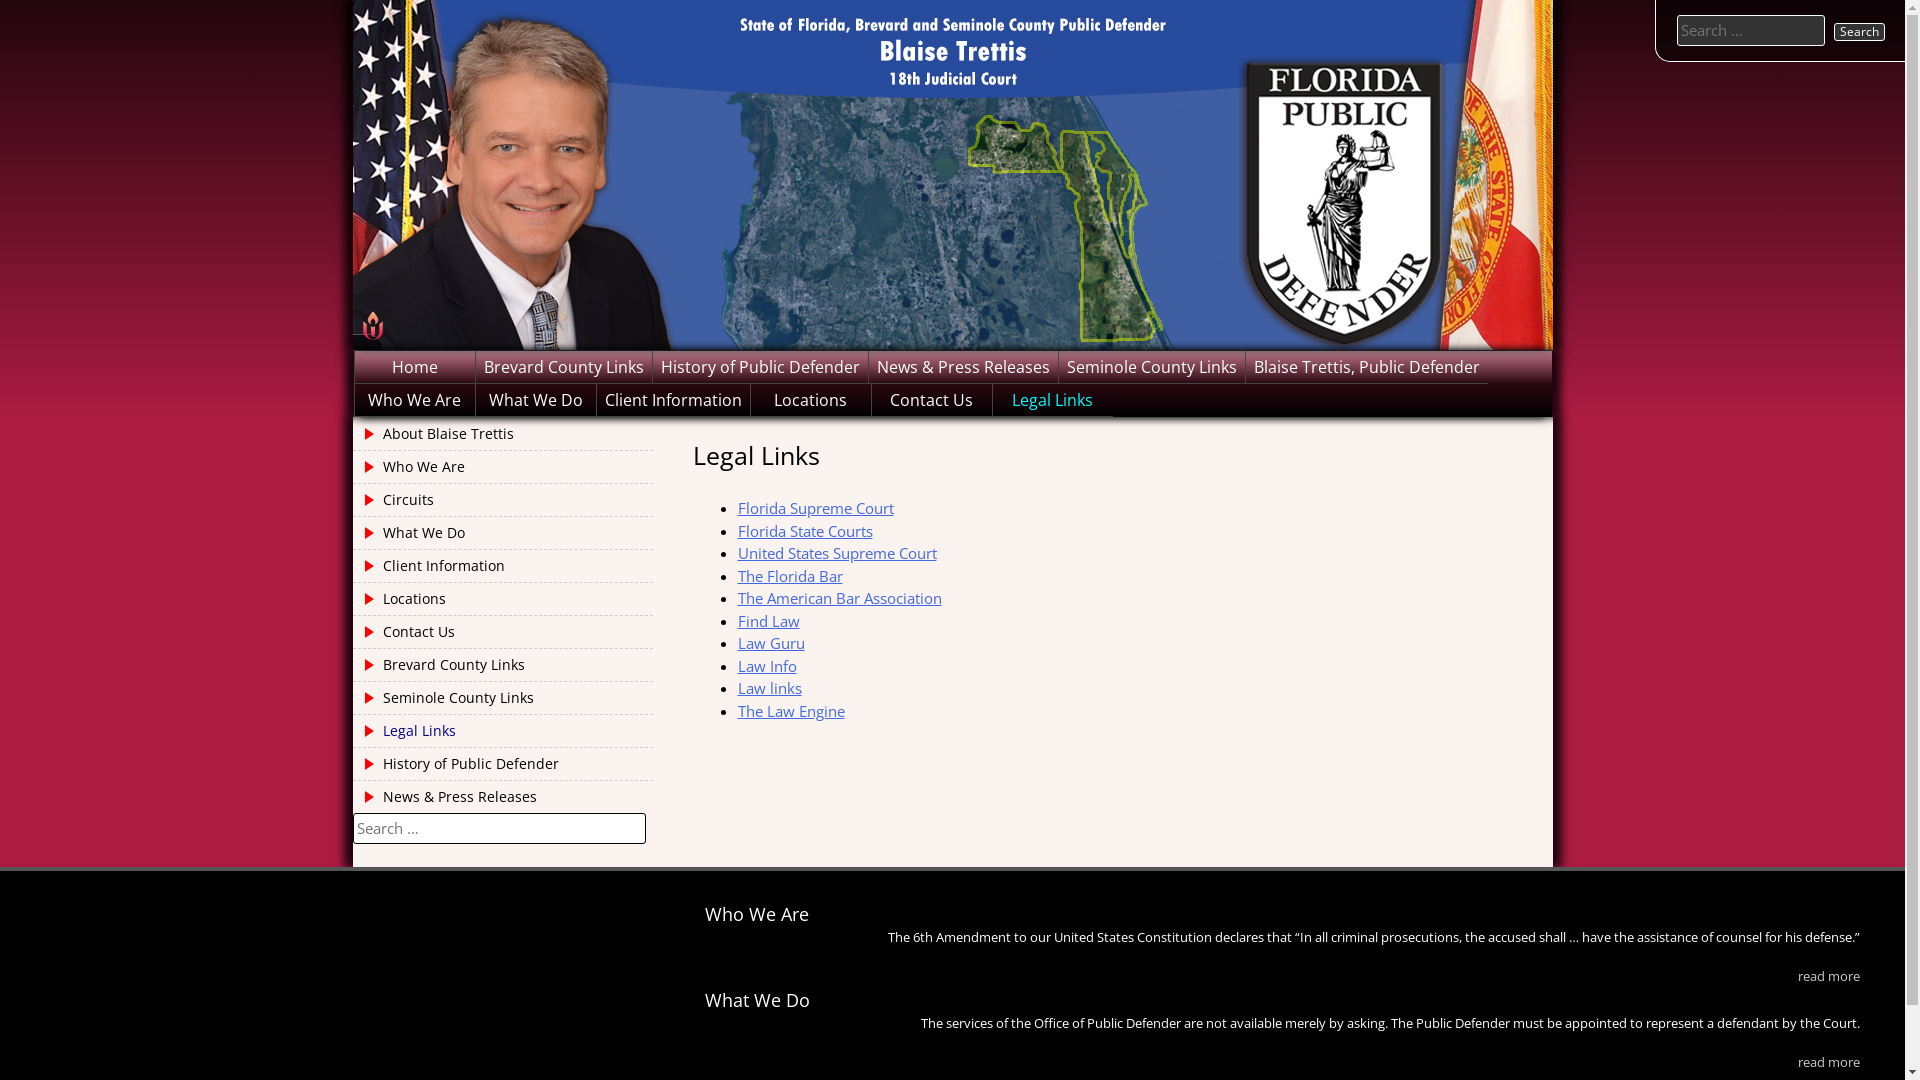  What do you see at coordinates (1828, 1059) in the screenshot?
I see `'read more'` at bounding box center [1828, 1059].